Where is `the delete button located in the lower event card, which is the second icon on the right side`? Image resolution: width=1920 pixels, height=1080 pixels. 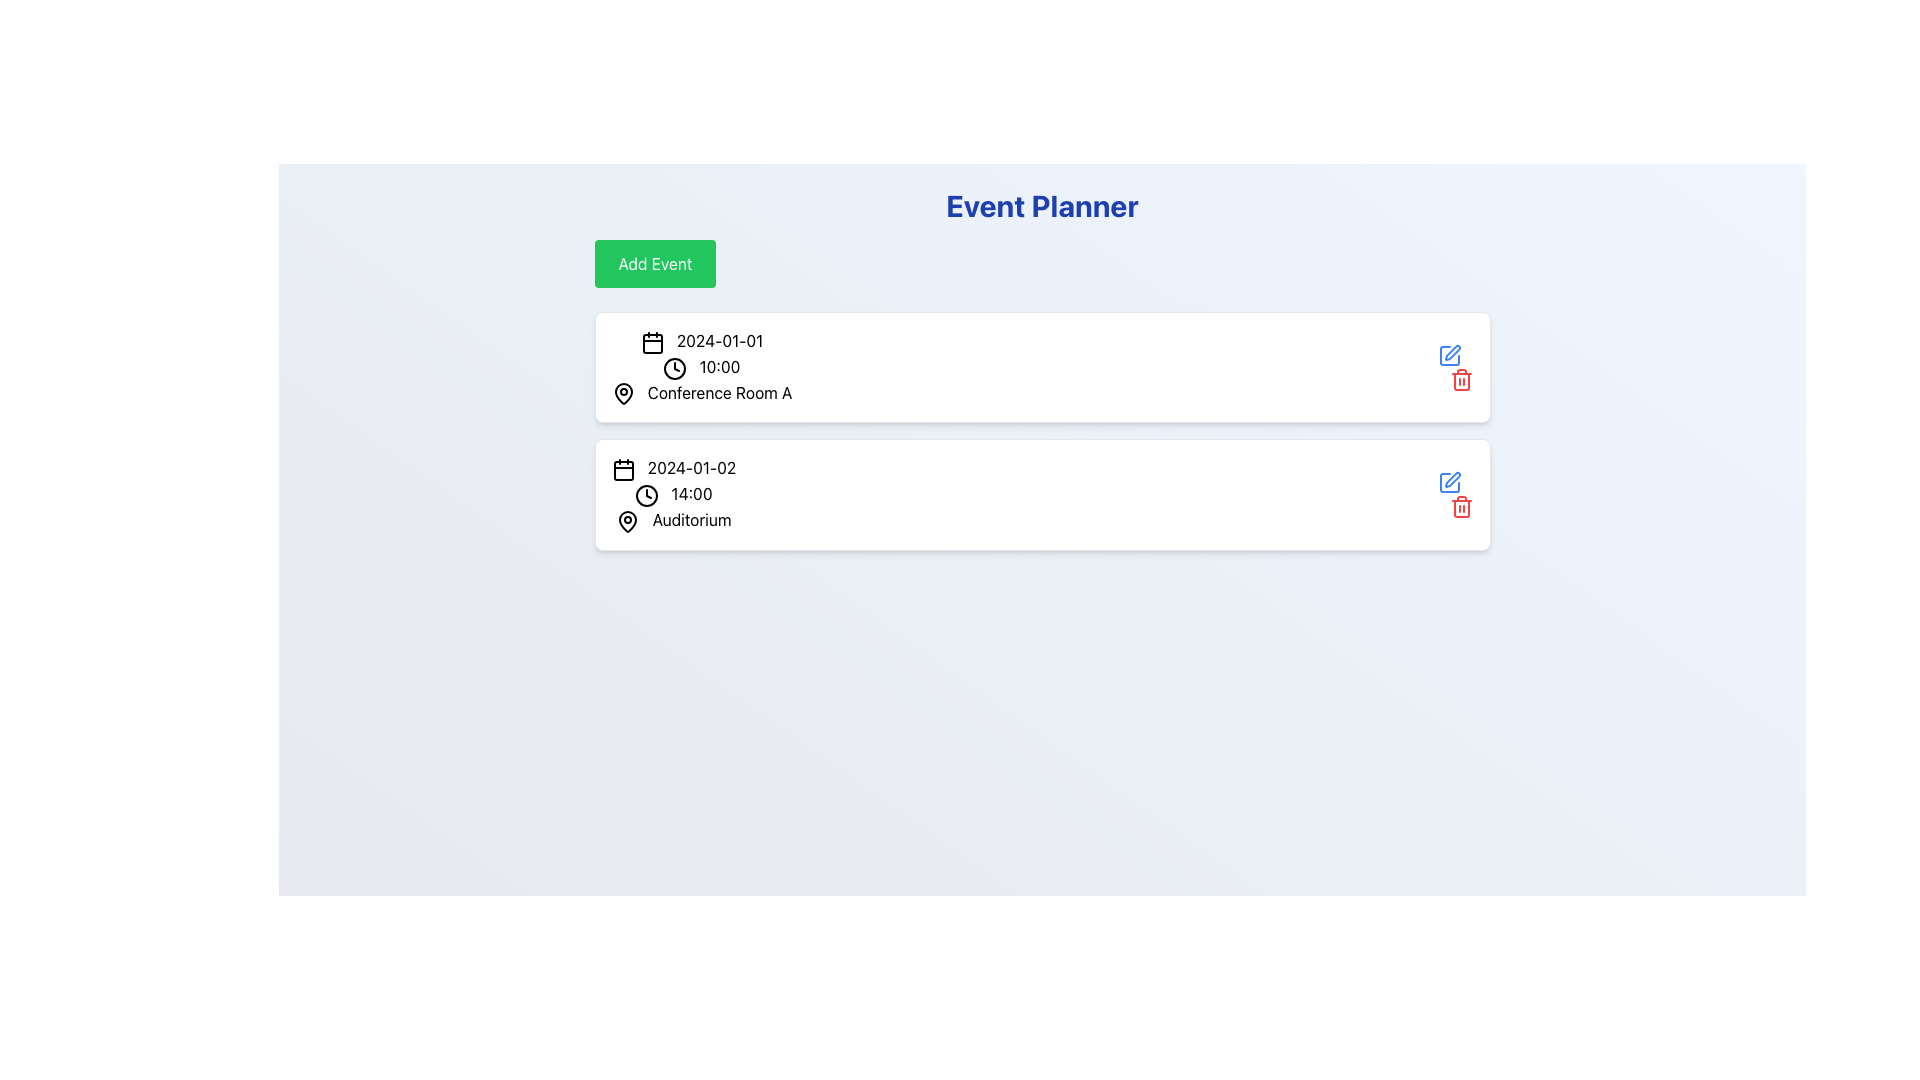
the delete button located in the lower event card, which is the second icon on the right side is located at coordinates (1461, 506).